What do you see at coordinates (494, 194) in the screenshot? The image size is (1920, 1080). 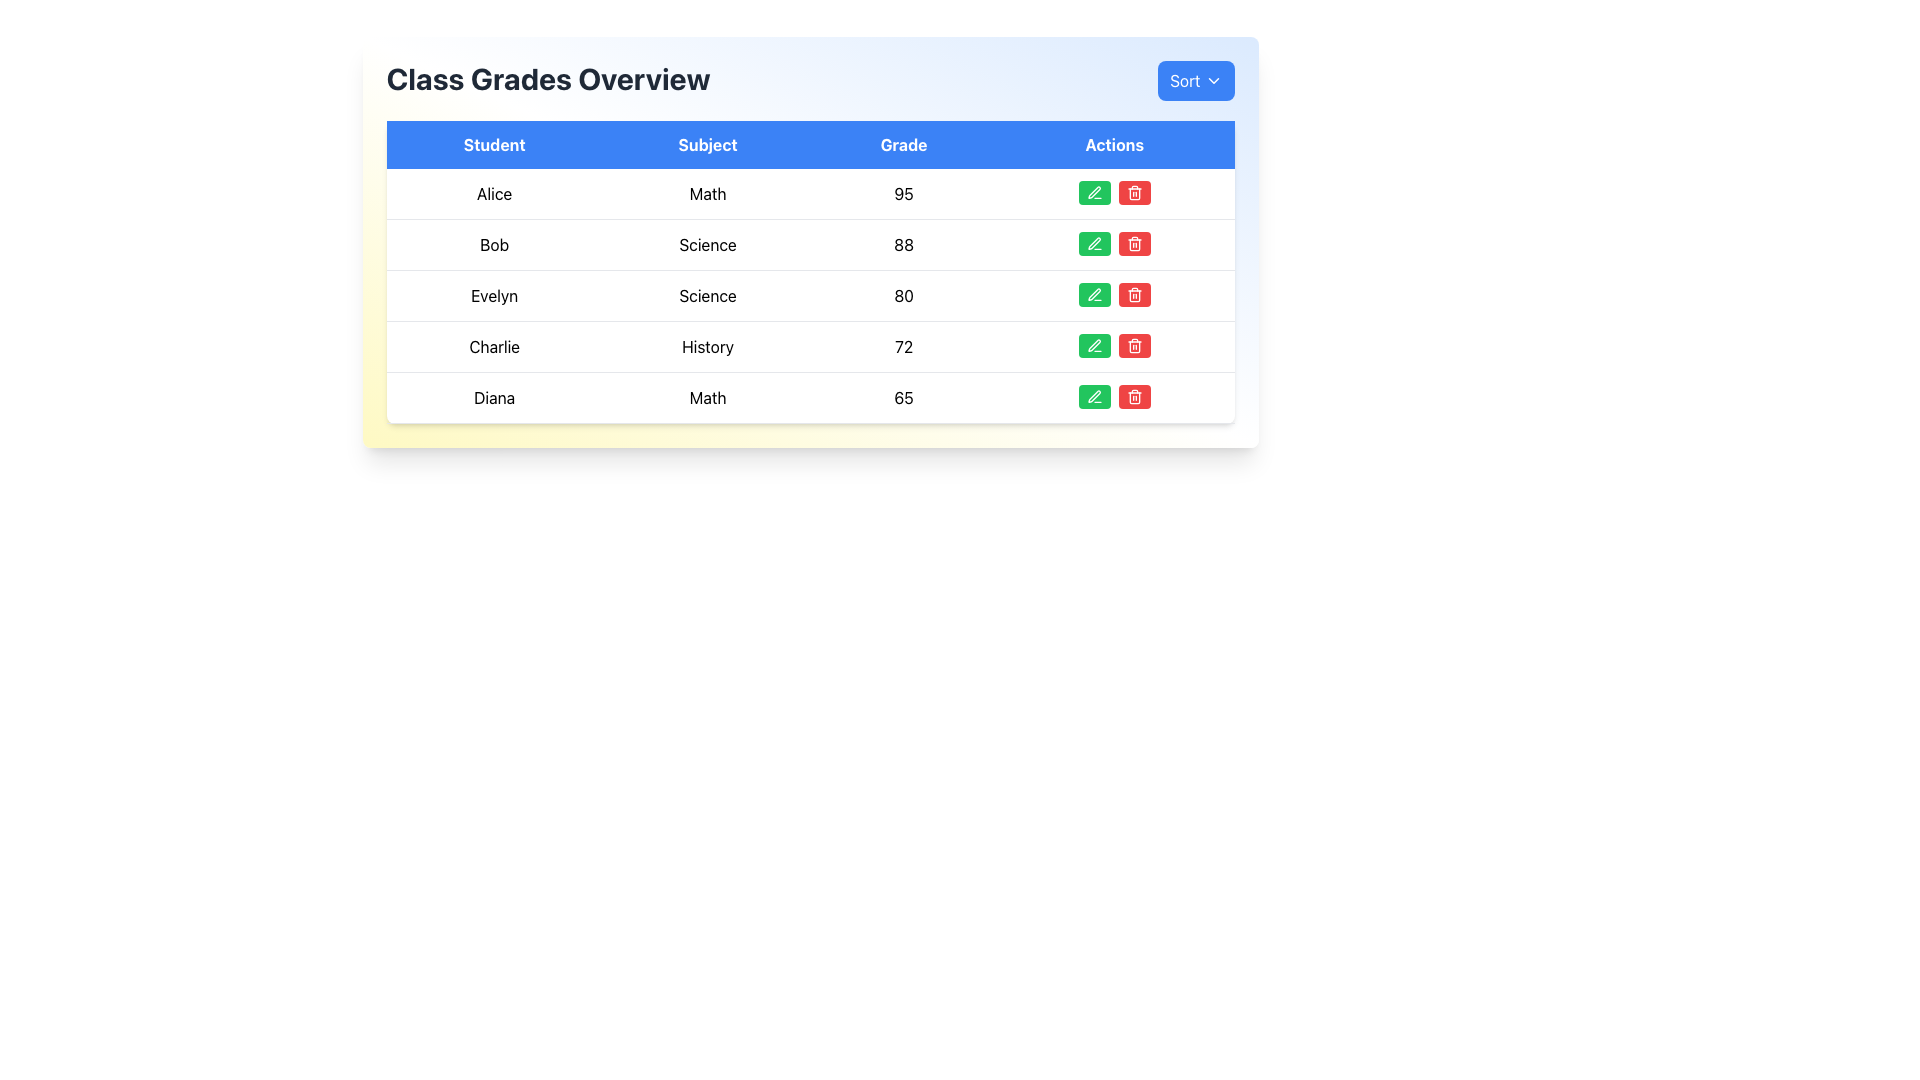 I see `the text box displaying the name 'Alice,' which is the first cell in the leftmost column under the 'Student' header in the table` at bounding box center [494, 194].